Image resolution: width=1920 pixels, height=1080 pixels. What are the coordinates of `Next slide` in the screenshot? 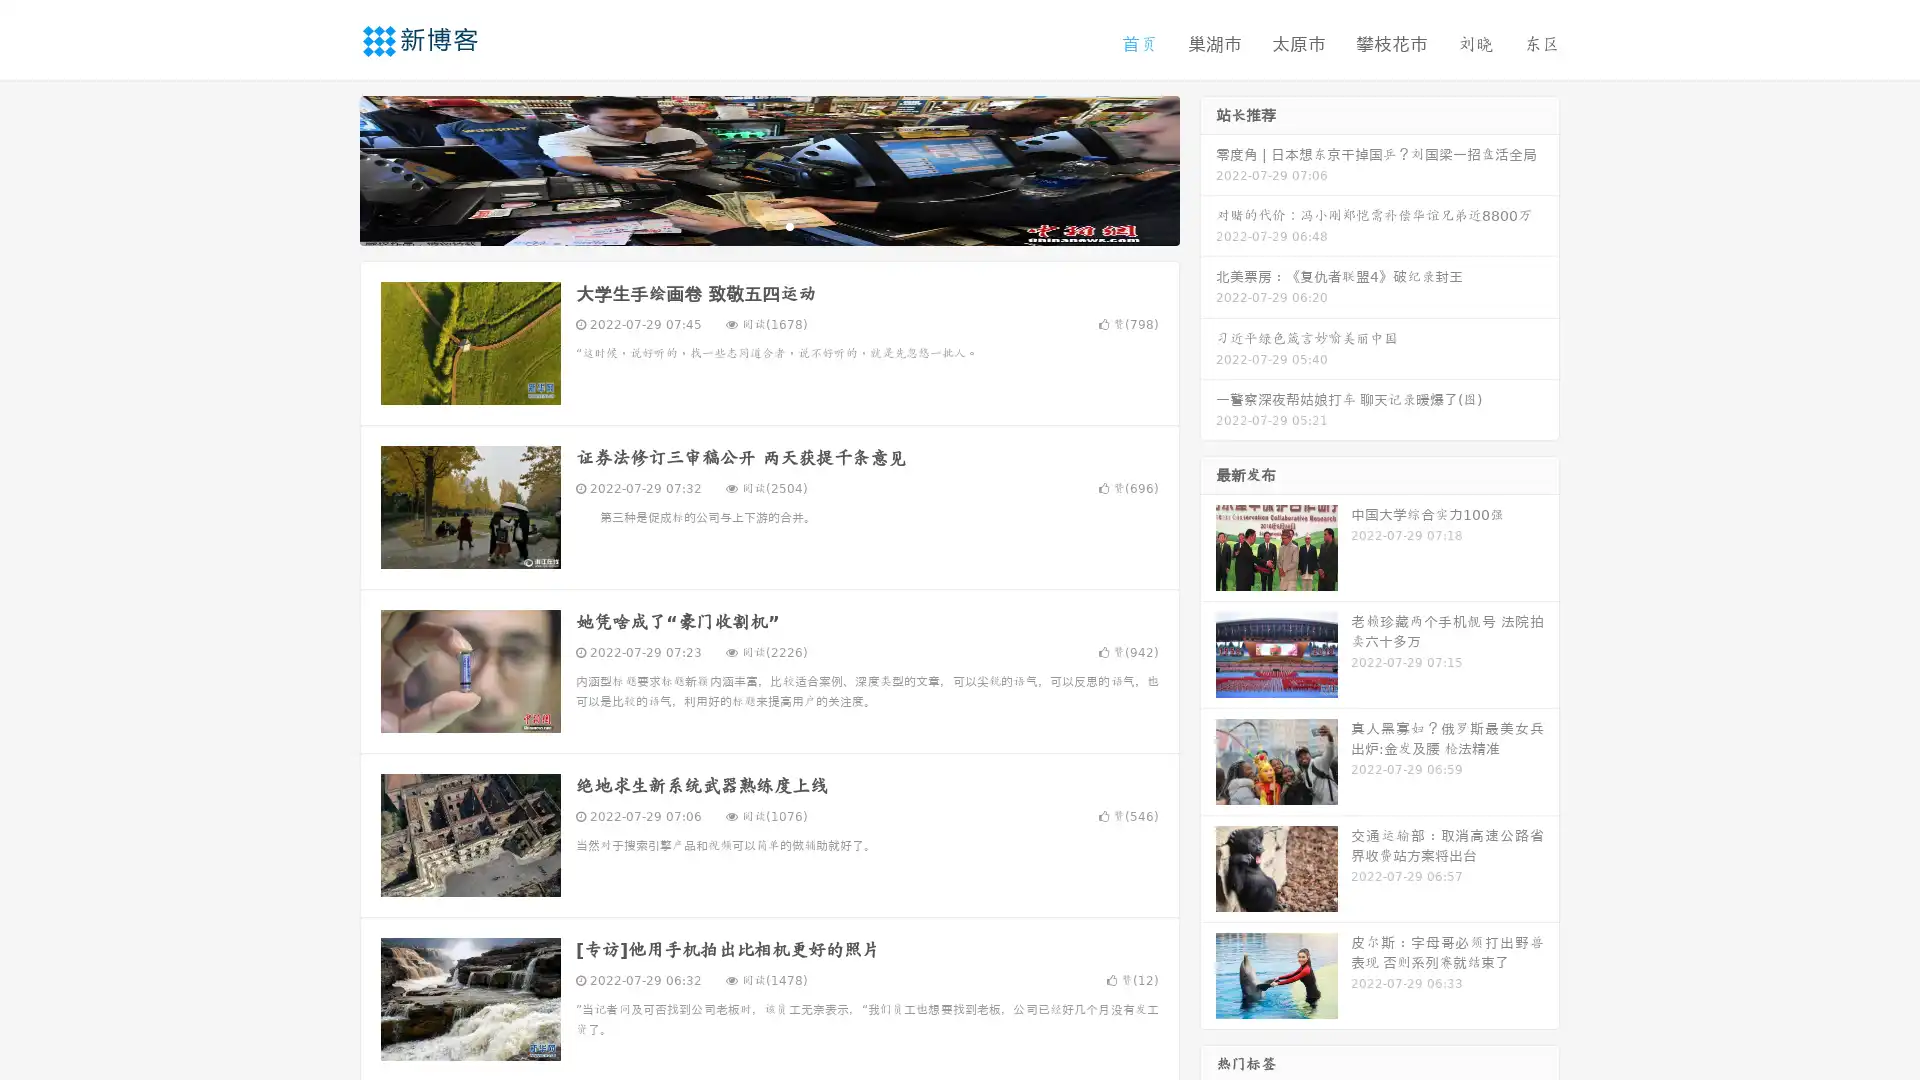 It's located at (1208, 168).